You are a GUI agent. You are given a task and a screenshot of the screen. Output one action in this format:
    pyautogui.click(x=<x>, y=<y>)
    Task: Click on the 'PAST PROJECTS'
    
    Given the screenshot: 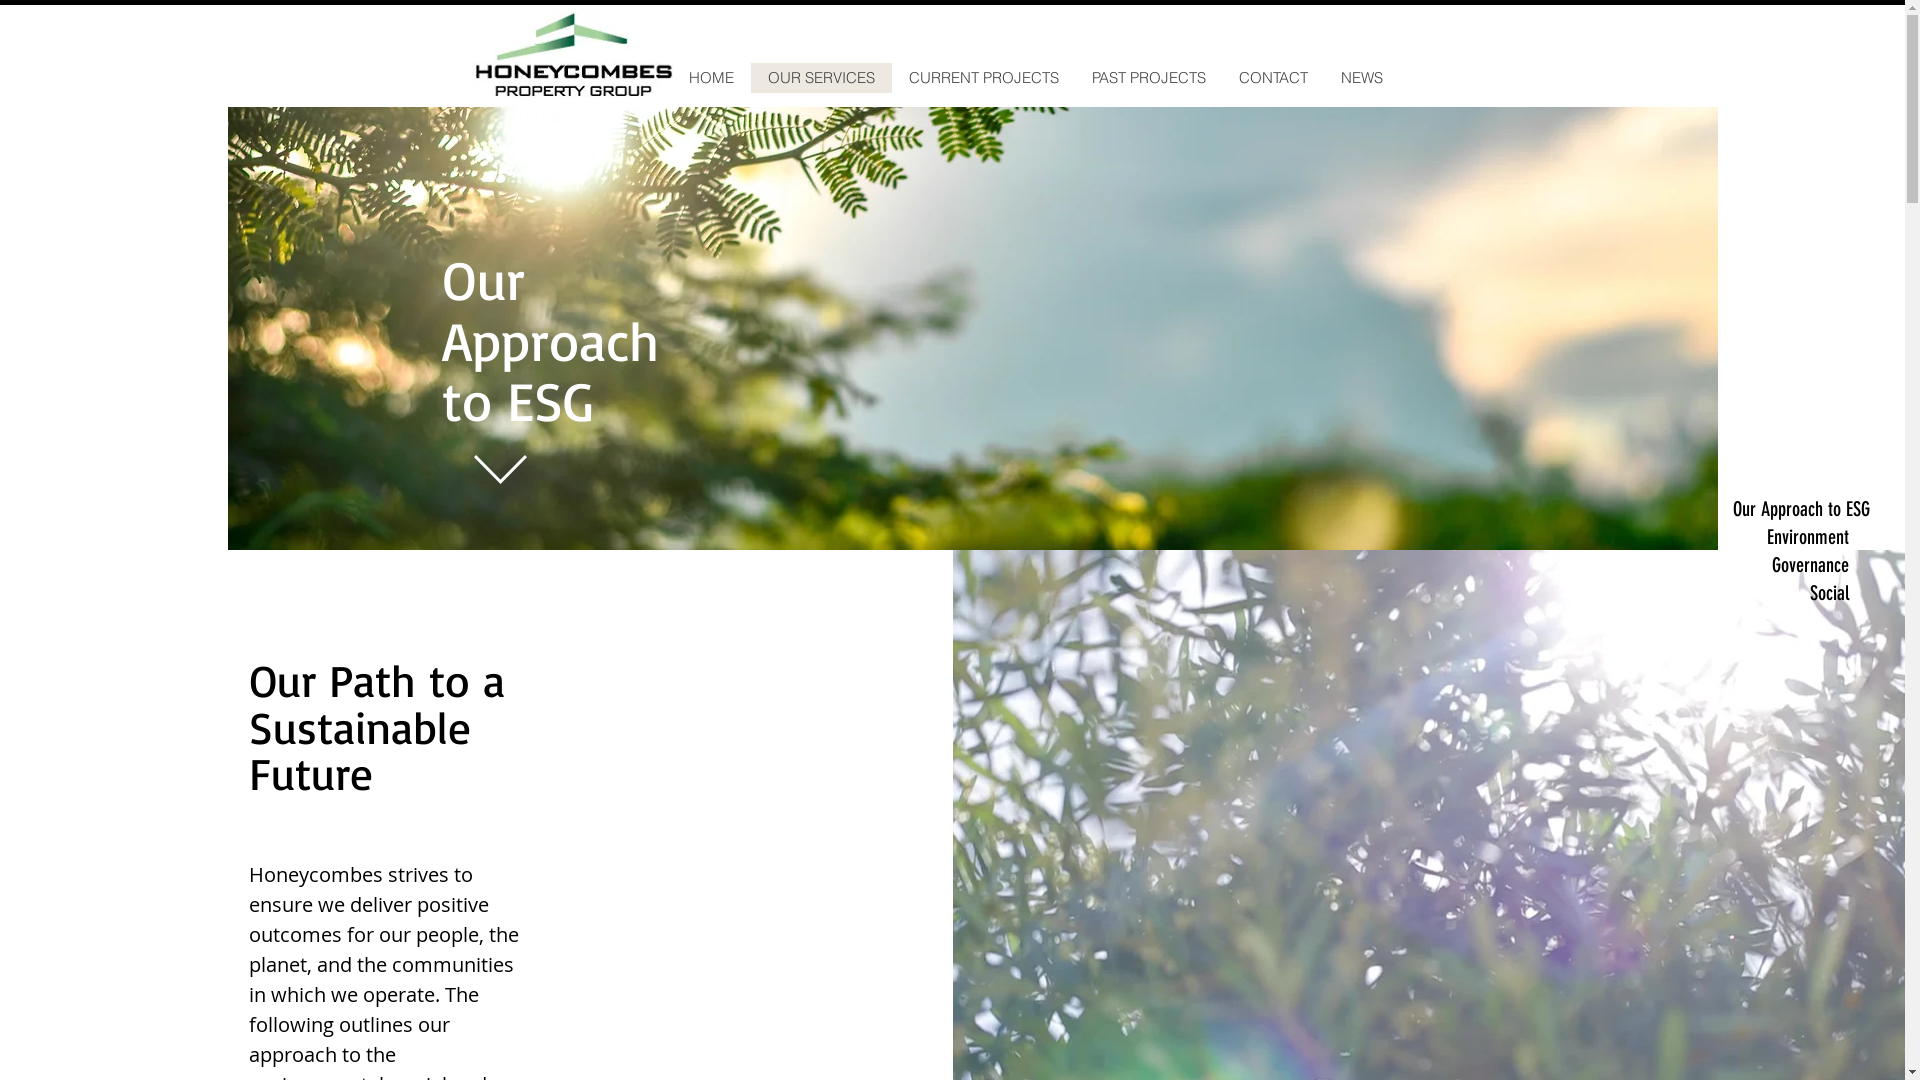 What is the action you would take?
    pyautogui.click(x=1147, y=76)
    